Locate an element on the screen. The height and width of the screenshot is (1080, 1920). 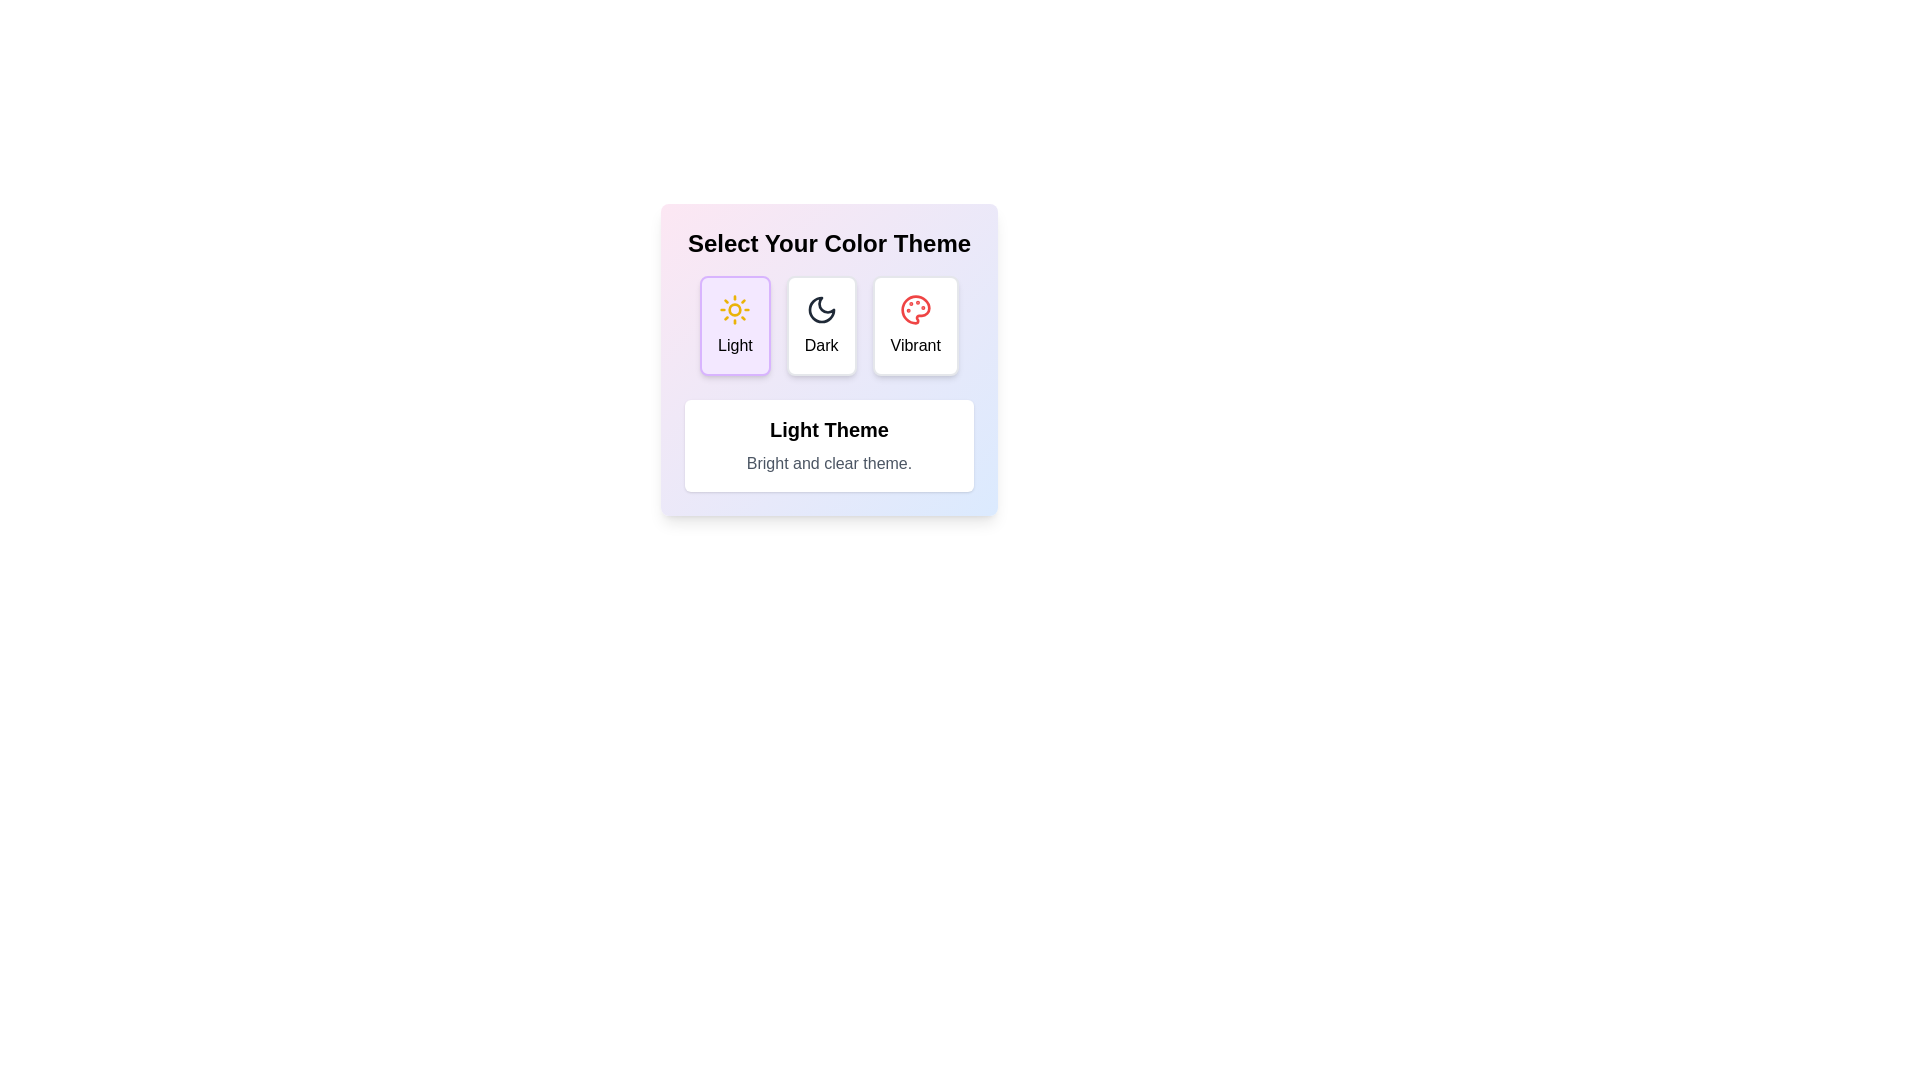
the crescent moon icon representing the dark mode selection in the thematic selection interface labeled 'Dark' is located at coordinates (821, 309).